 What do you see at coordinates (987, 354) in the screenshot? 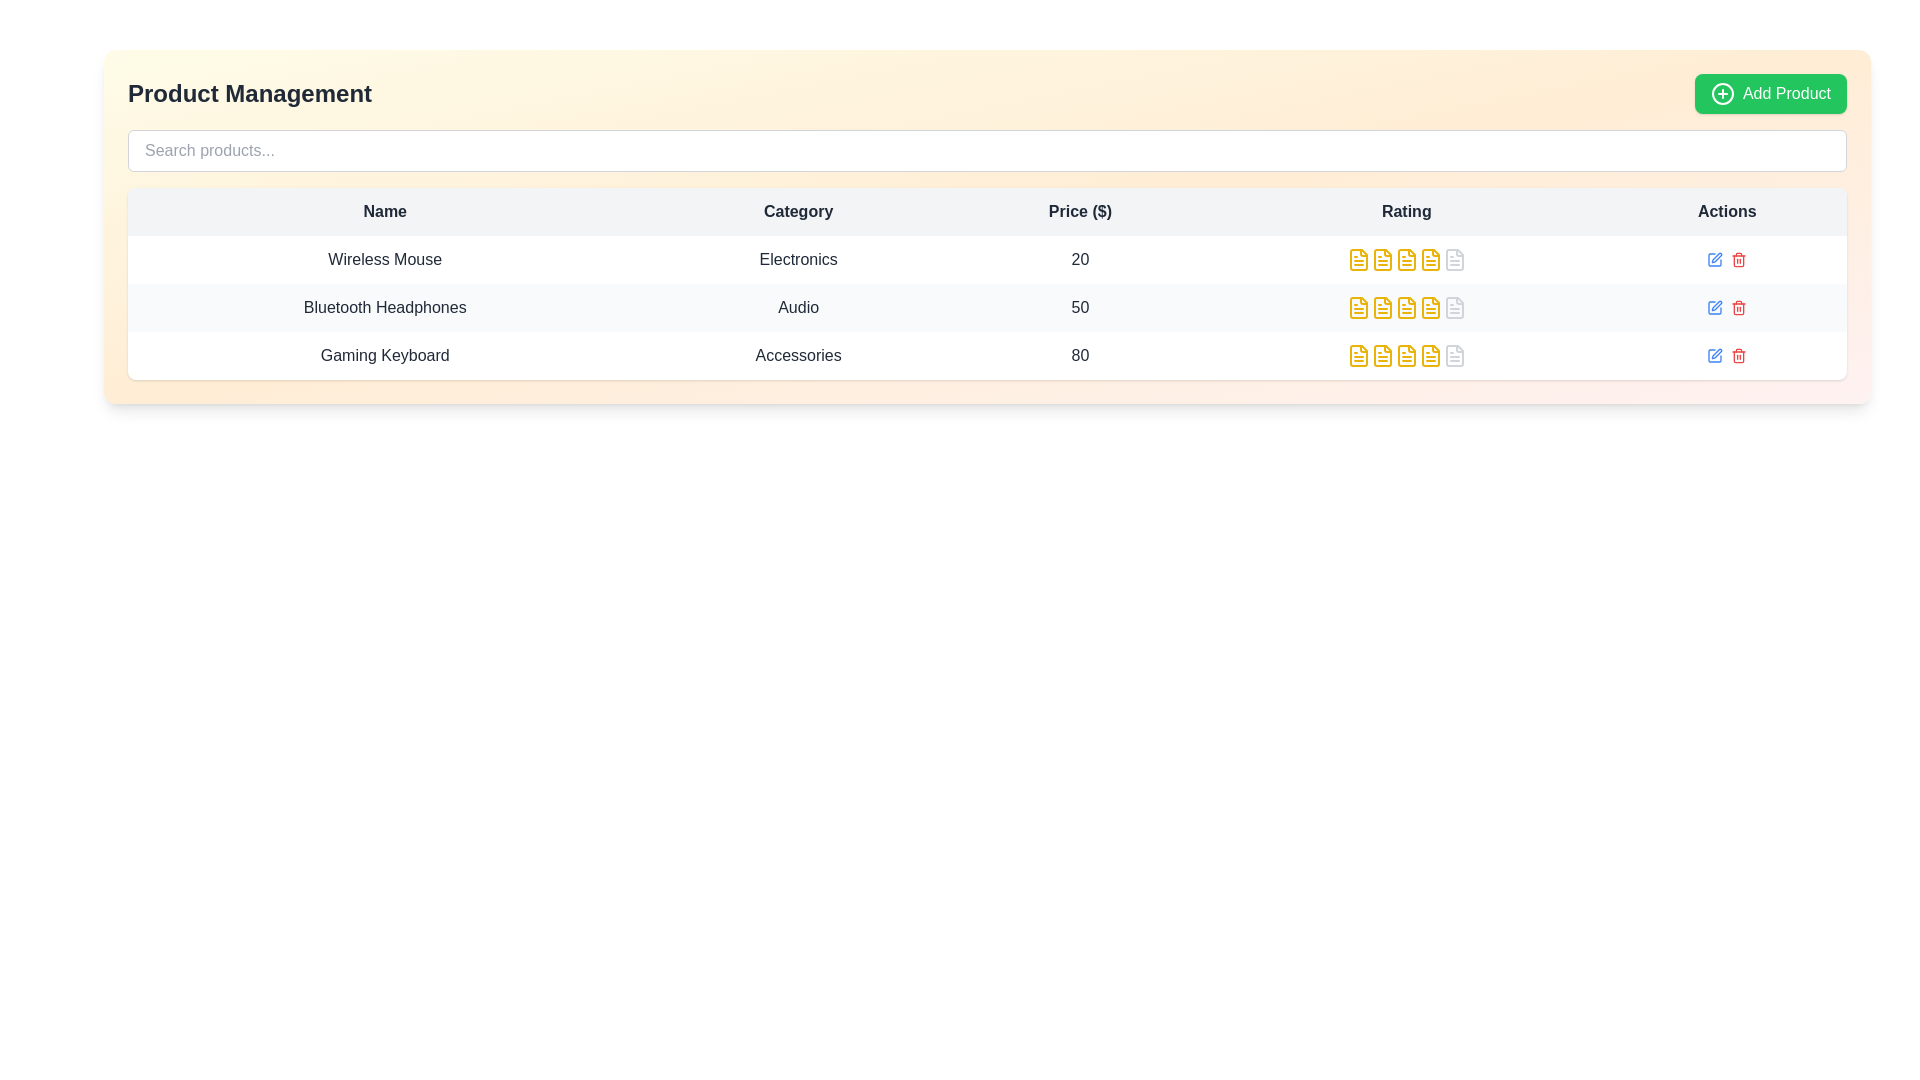
I see `content displayed in the third row of the product table, which includes details such as name, category, price, and rating` at bounding box center [987, 354].